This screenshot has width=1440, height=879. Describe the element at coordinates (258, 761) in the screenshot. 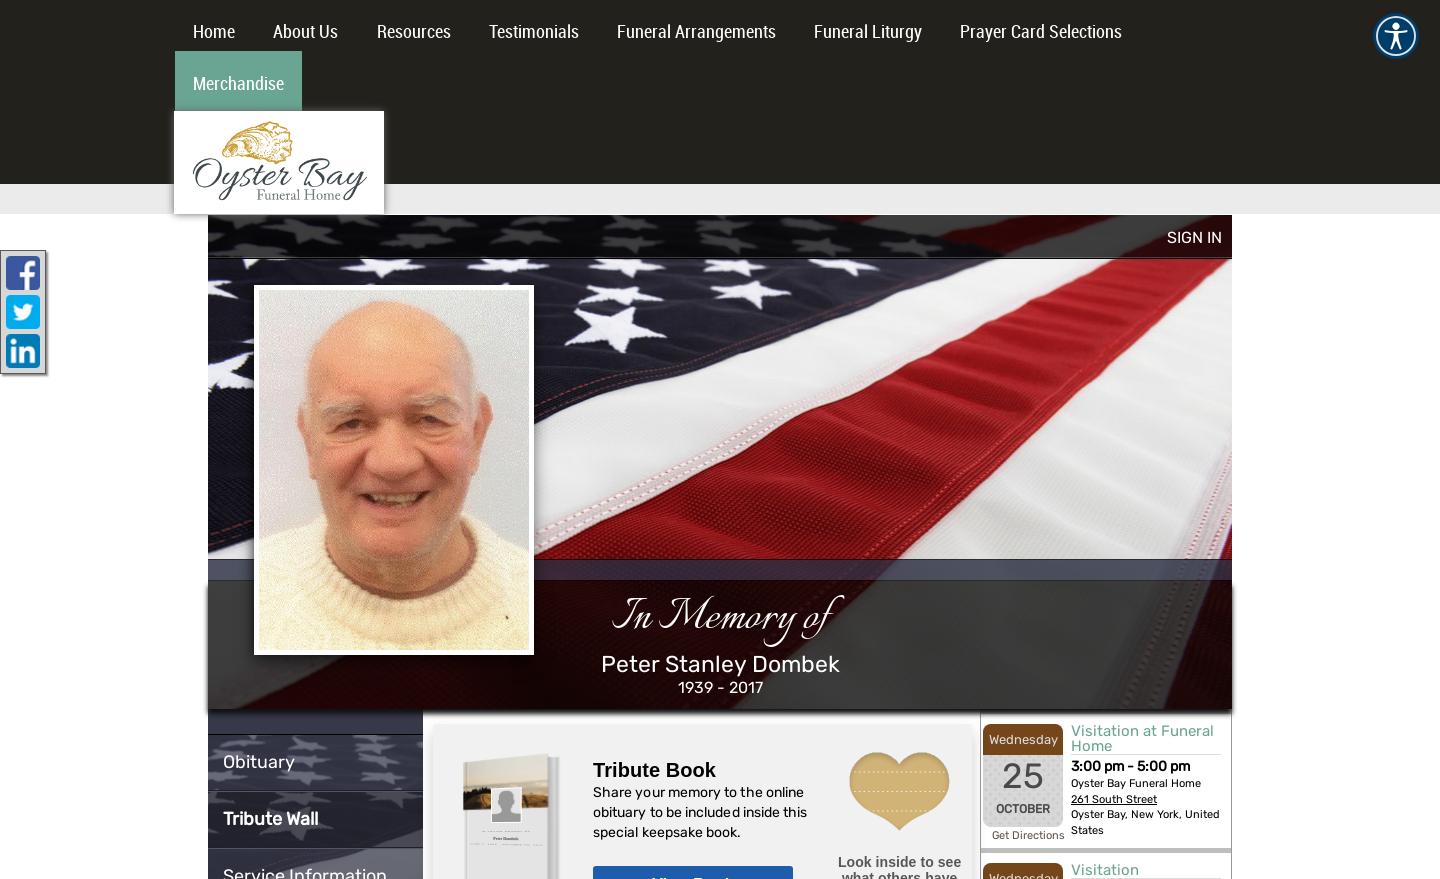

I see `'Obituary'` at that location.